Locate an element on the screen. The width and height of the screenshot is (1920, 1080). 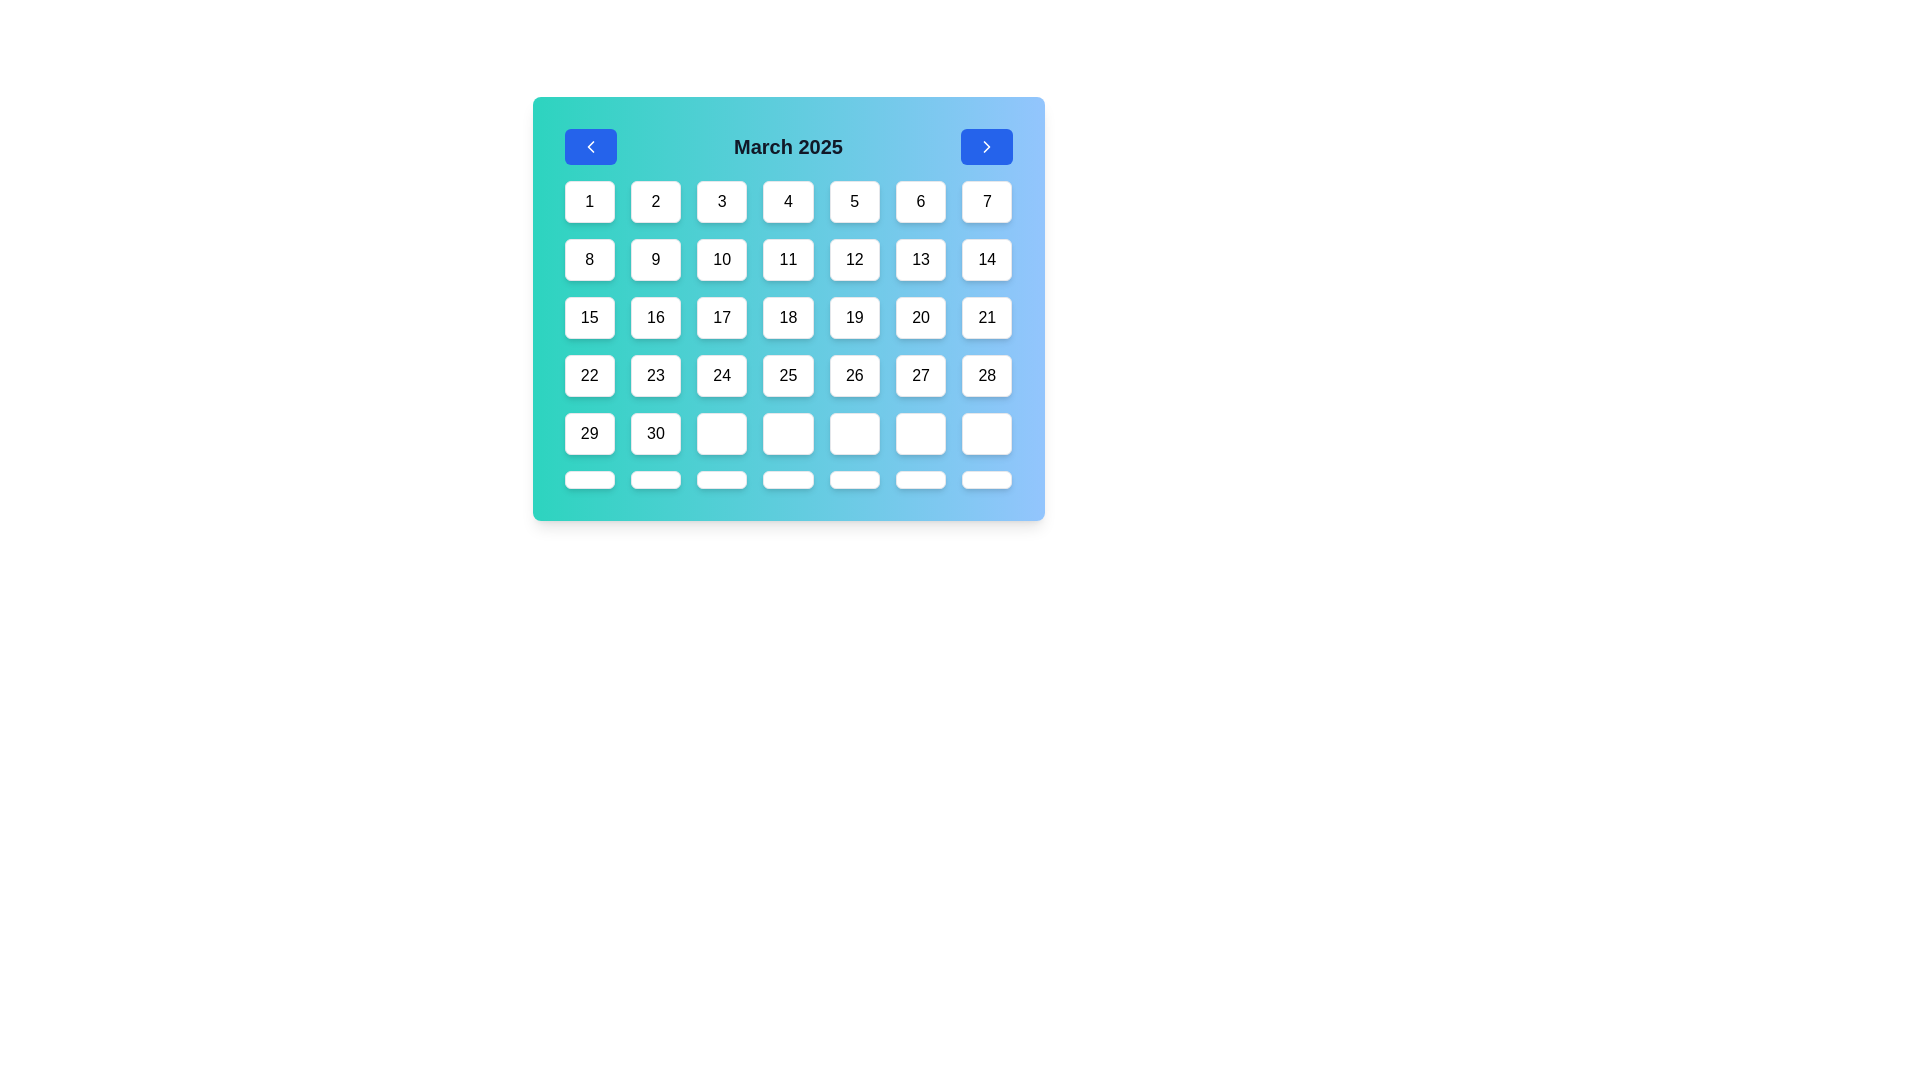
the white rounded box displaying the number '11' located in the second row and fourth column of the grid layout is located at coordinates (787, 258).